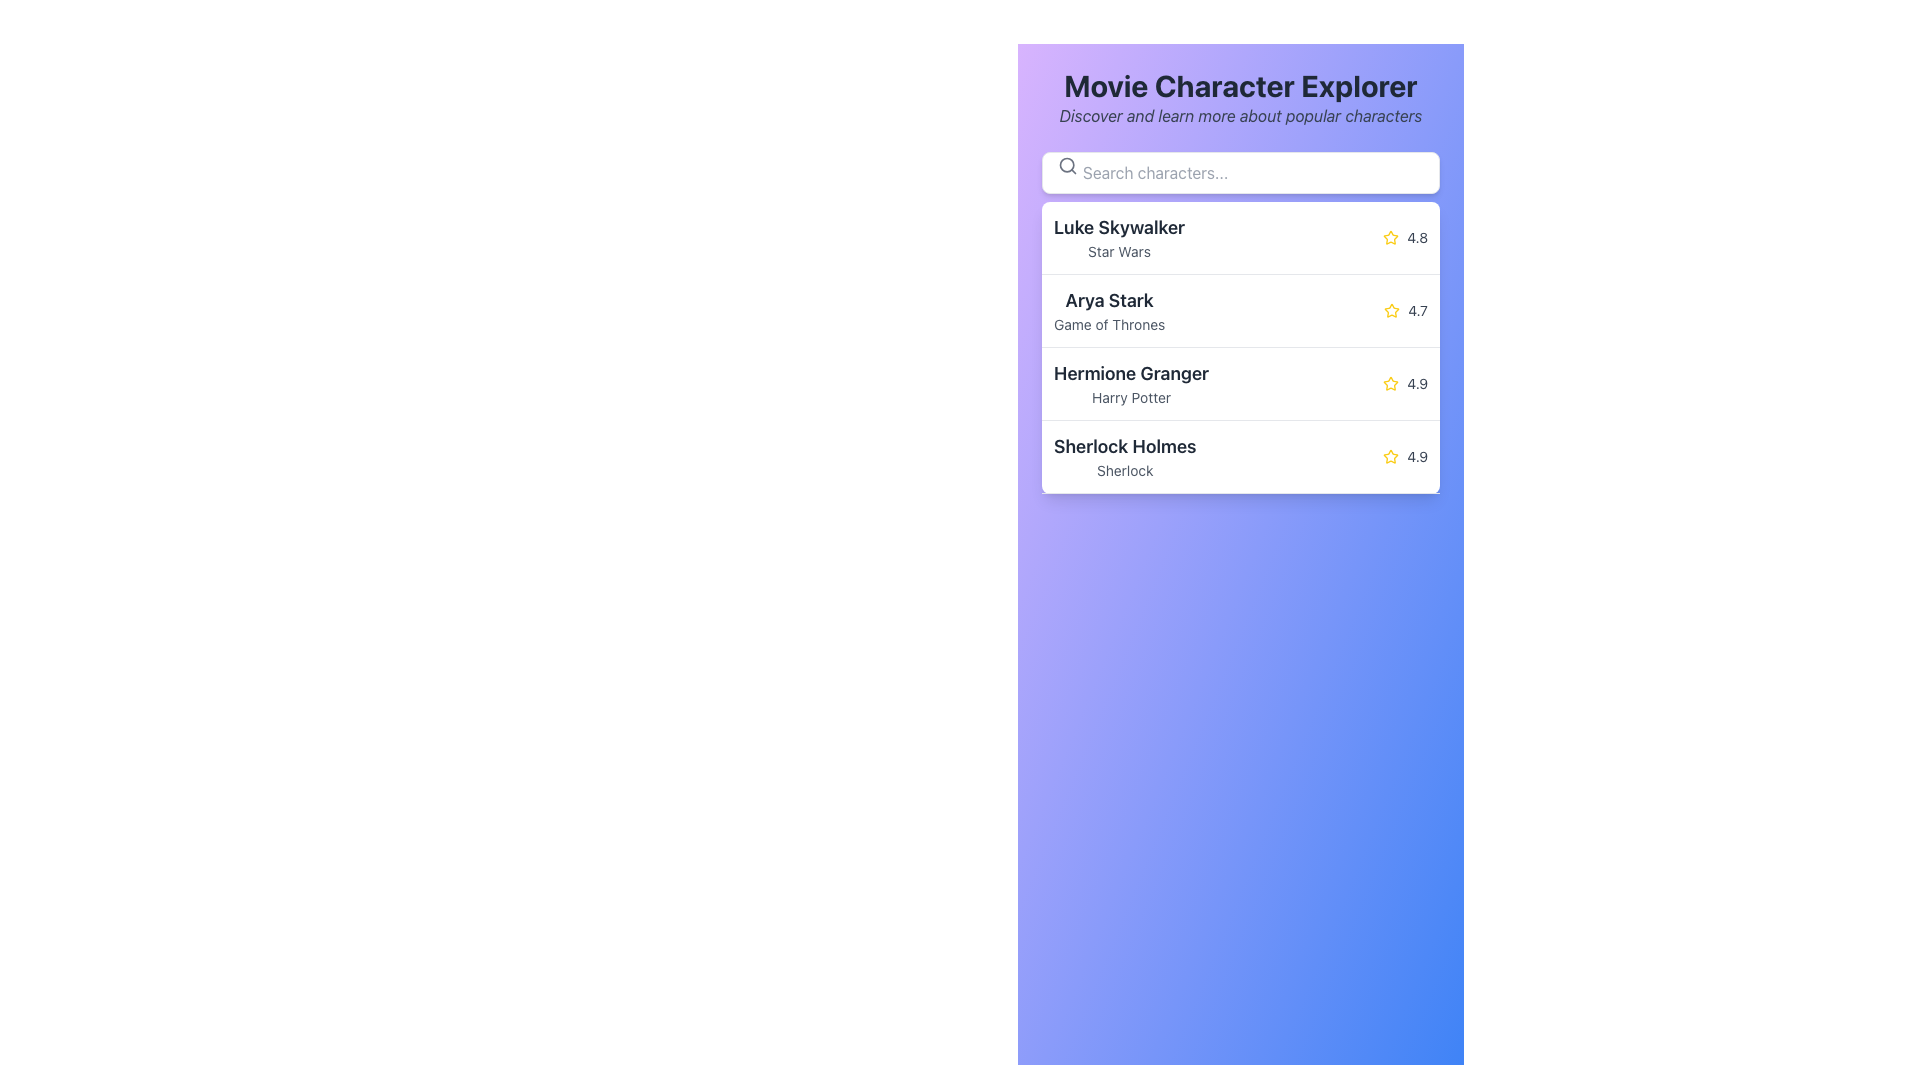  Describe the element at coordinates (1125, 446) in the screenshot. I see `the text element displaying the title 'Sherlock Holmes', which is the larger, bolded title of the fourth entry in the list` at that location.